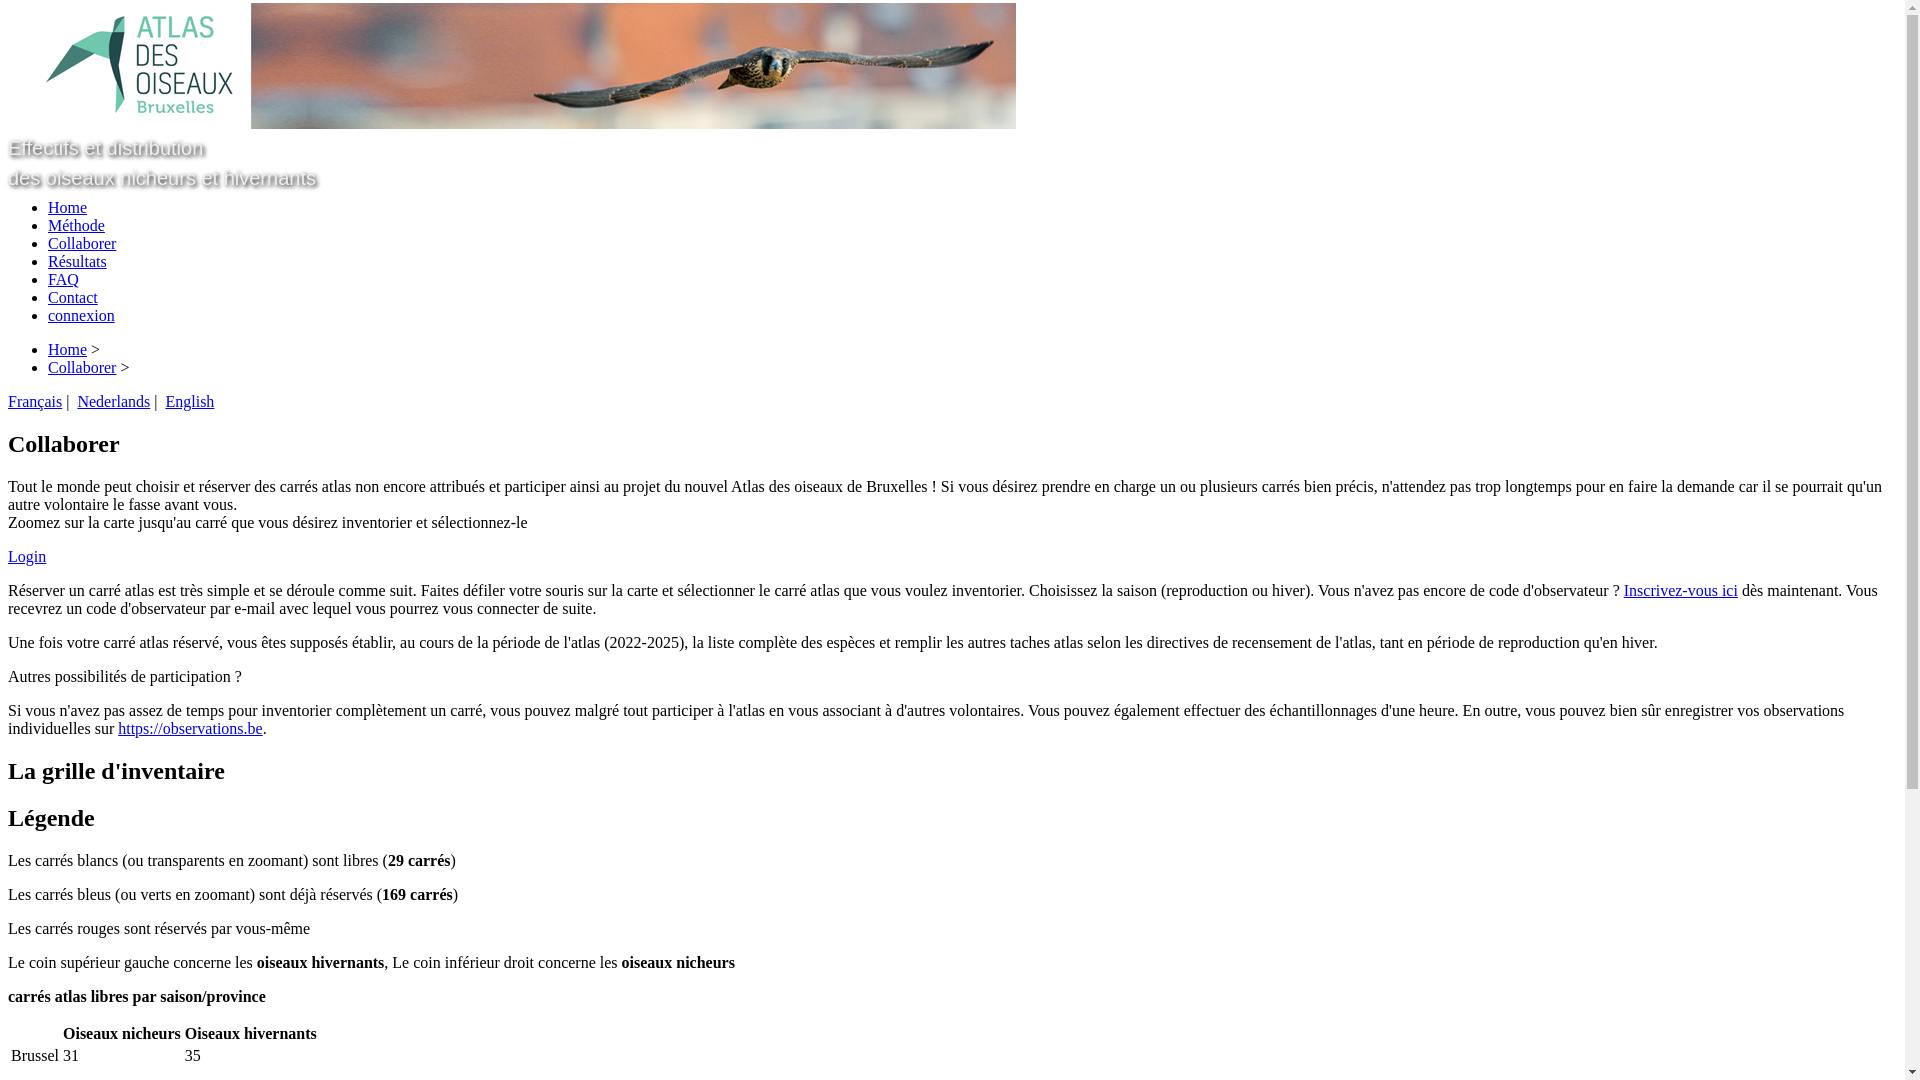  Describe the element at coordinates (67, 348) in the screenshot. I see `'Home'` at that location.